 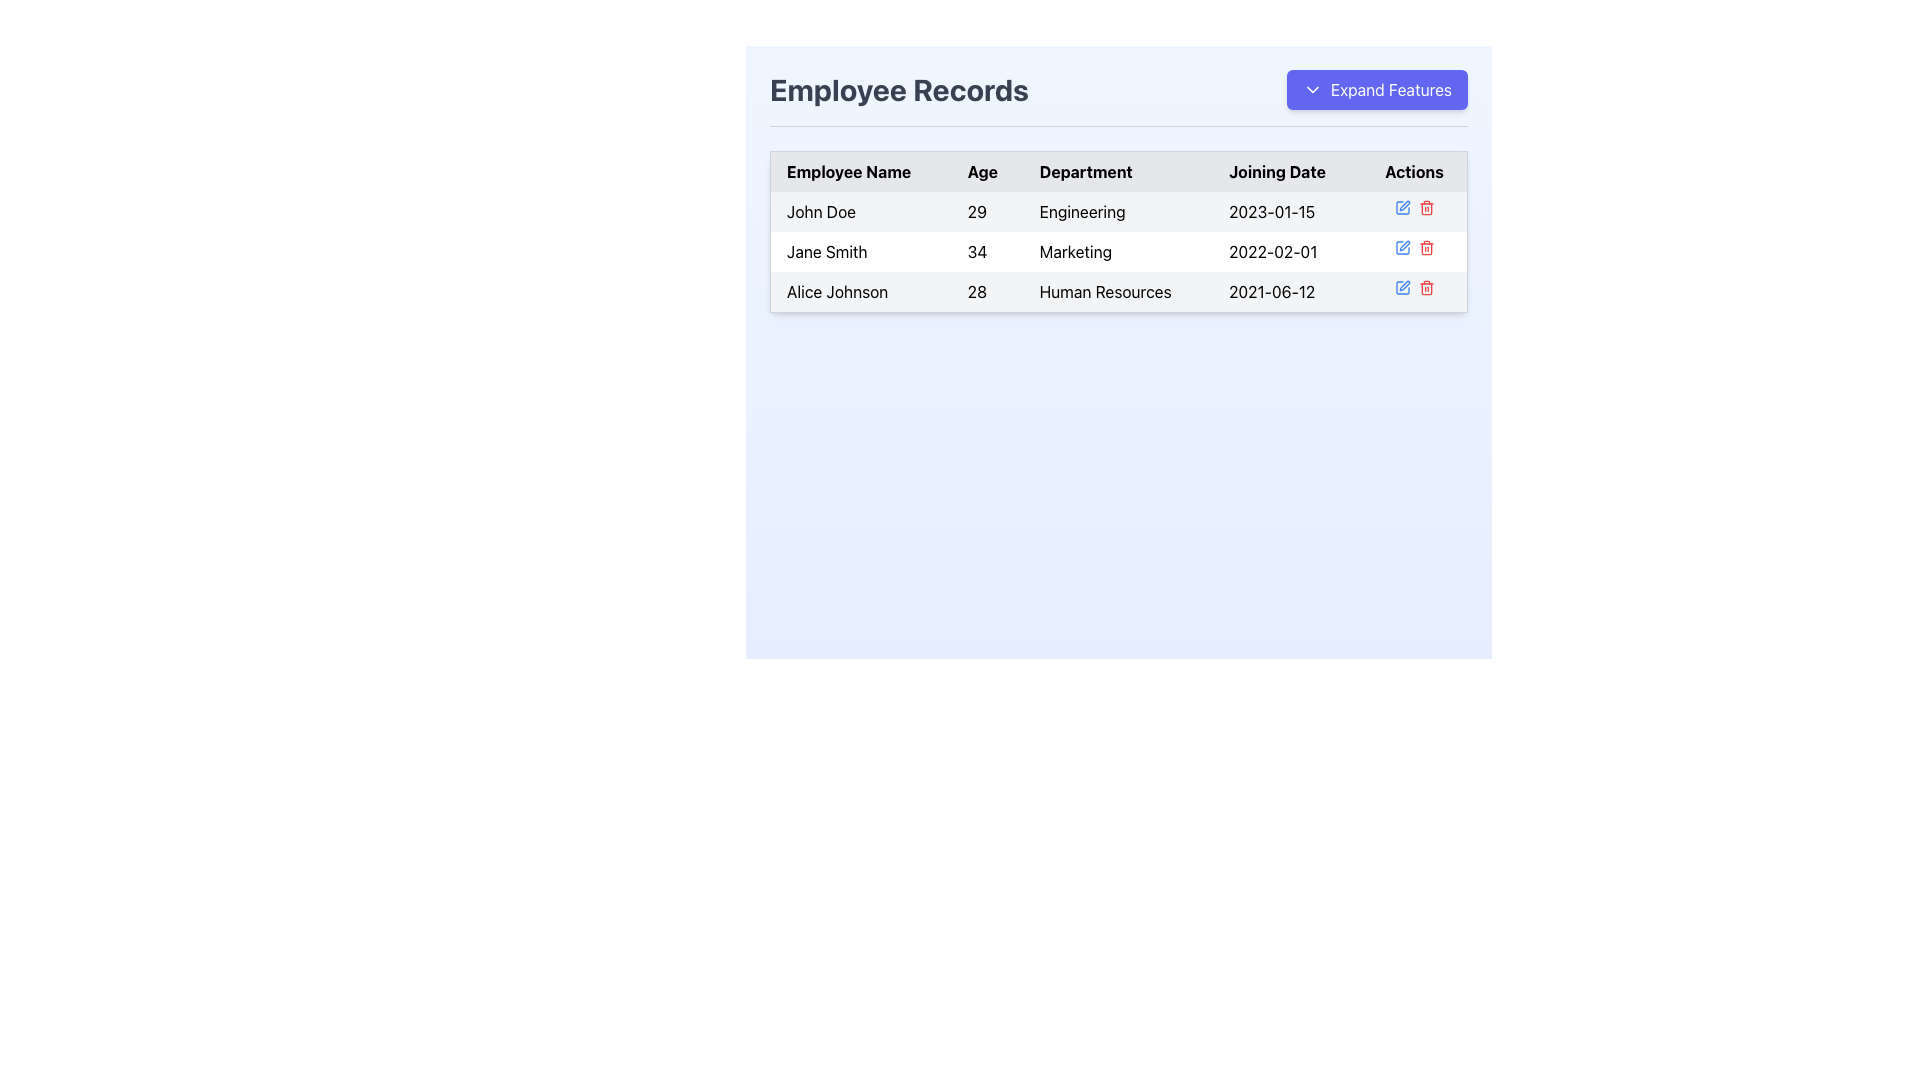 I want to click on the second row of the 'Employee Records' table, which contains the employee details for 'Jane Smith', to edit the details if editing is enabled, so click(x=1117, y=250).